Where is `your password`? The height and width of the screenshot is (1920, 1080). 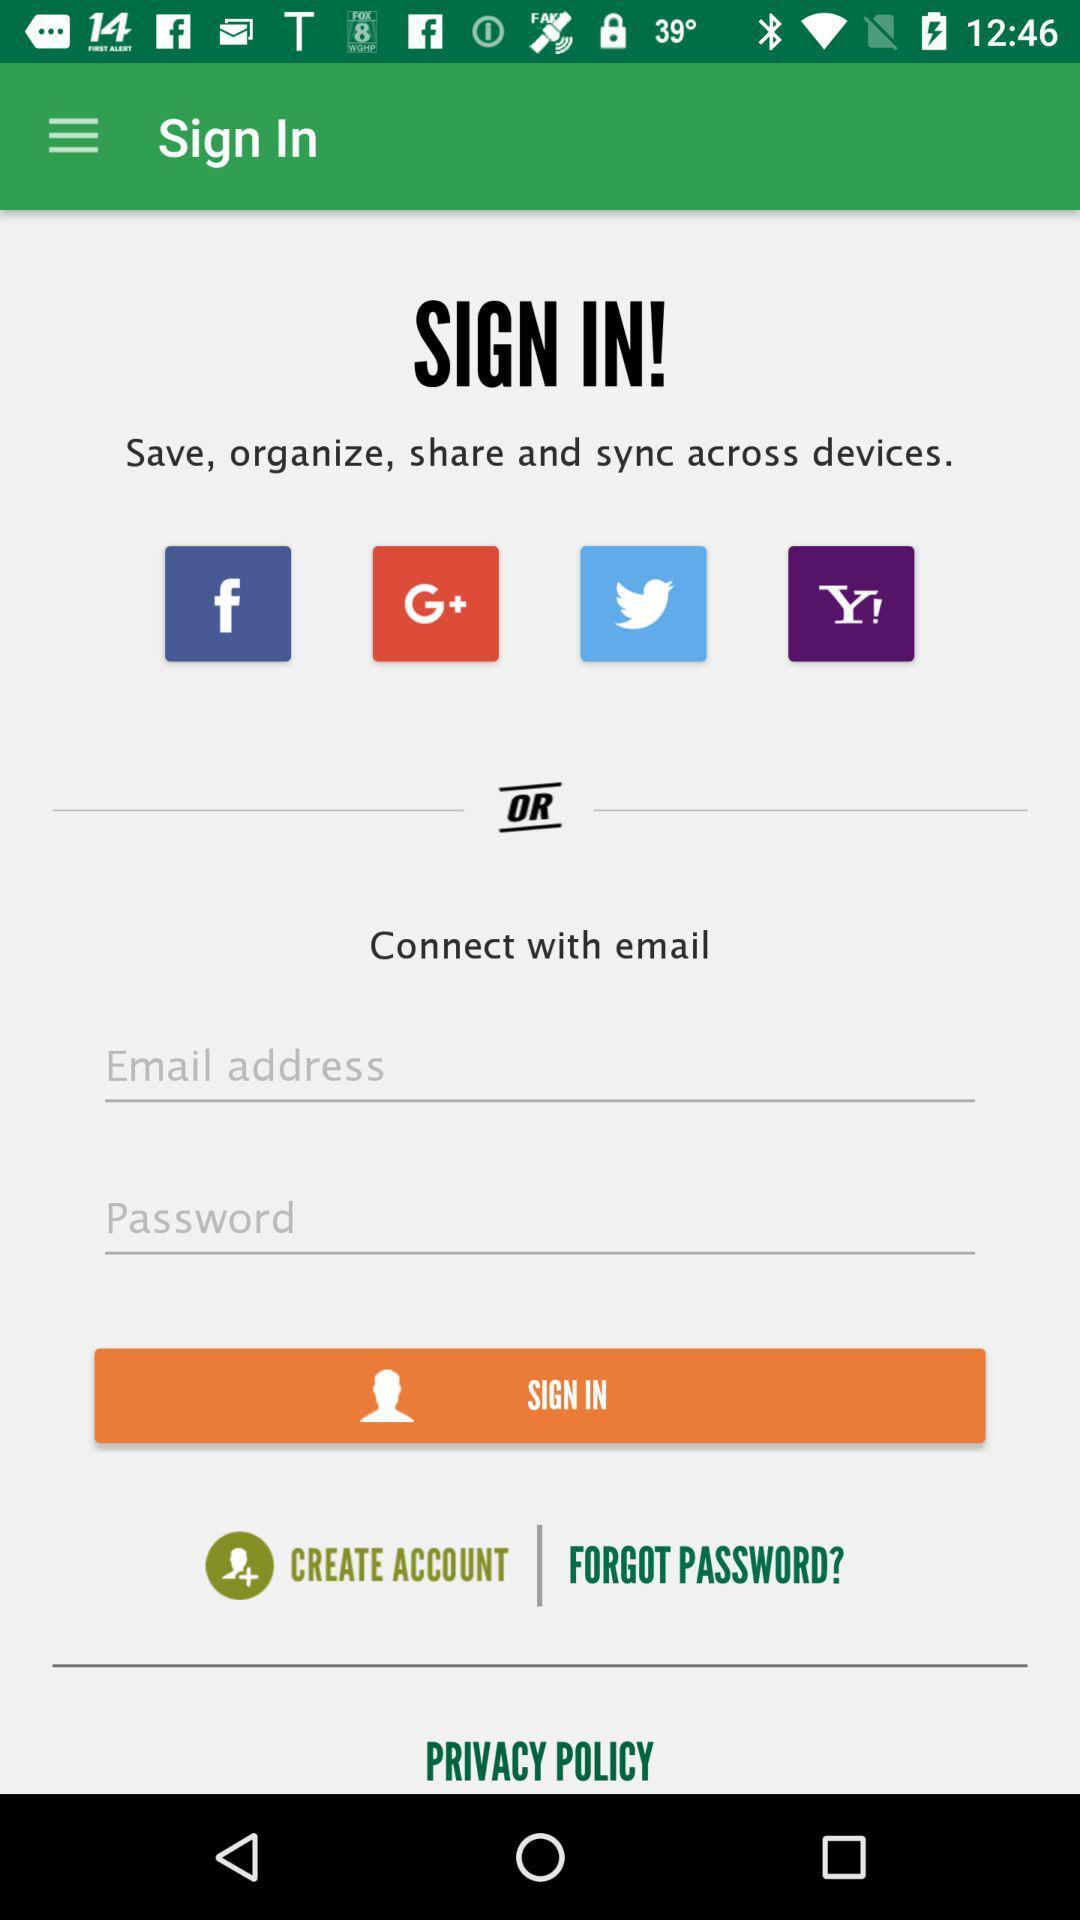 your password is located at coordinates (540, 1218).